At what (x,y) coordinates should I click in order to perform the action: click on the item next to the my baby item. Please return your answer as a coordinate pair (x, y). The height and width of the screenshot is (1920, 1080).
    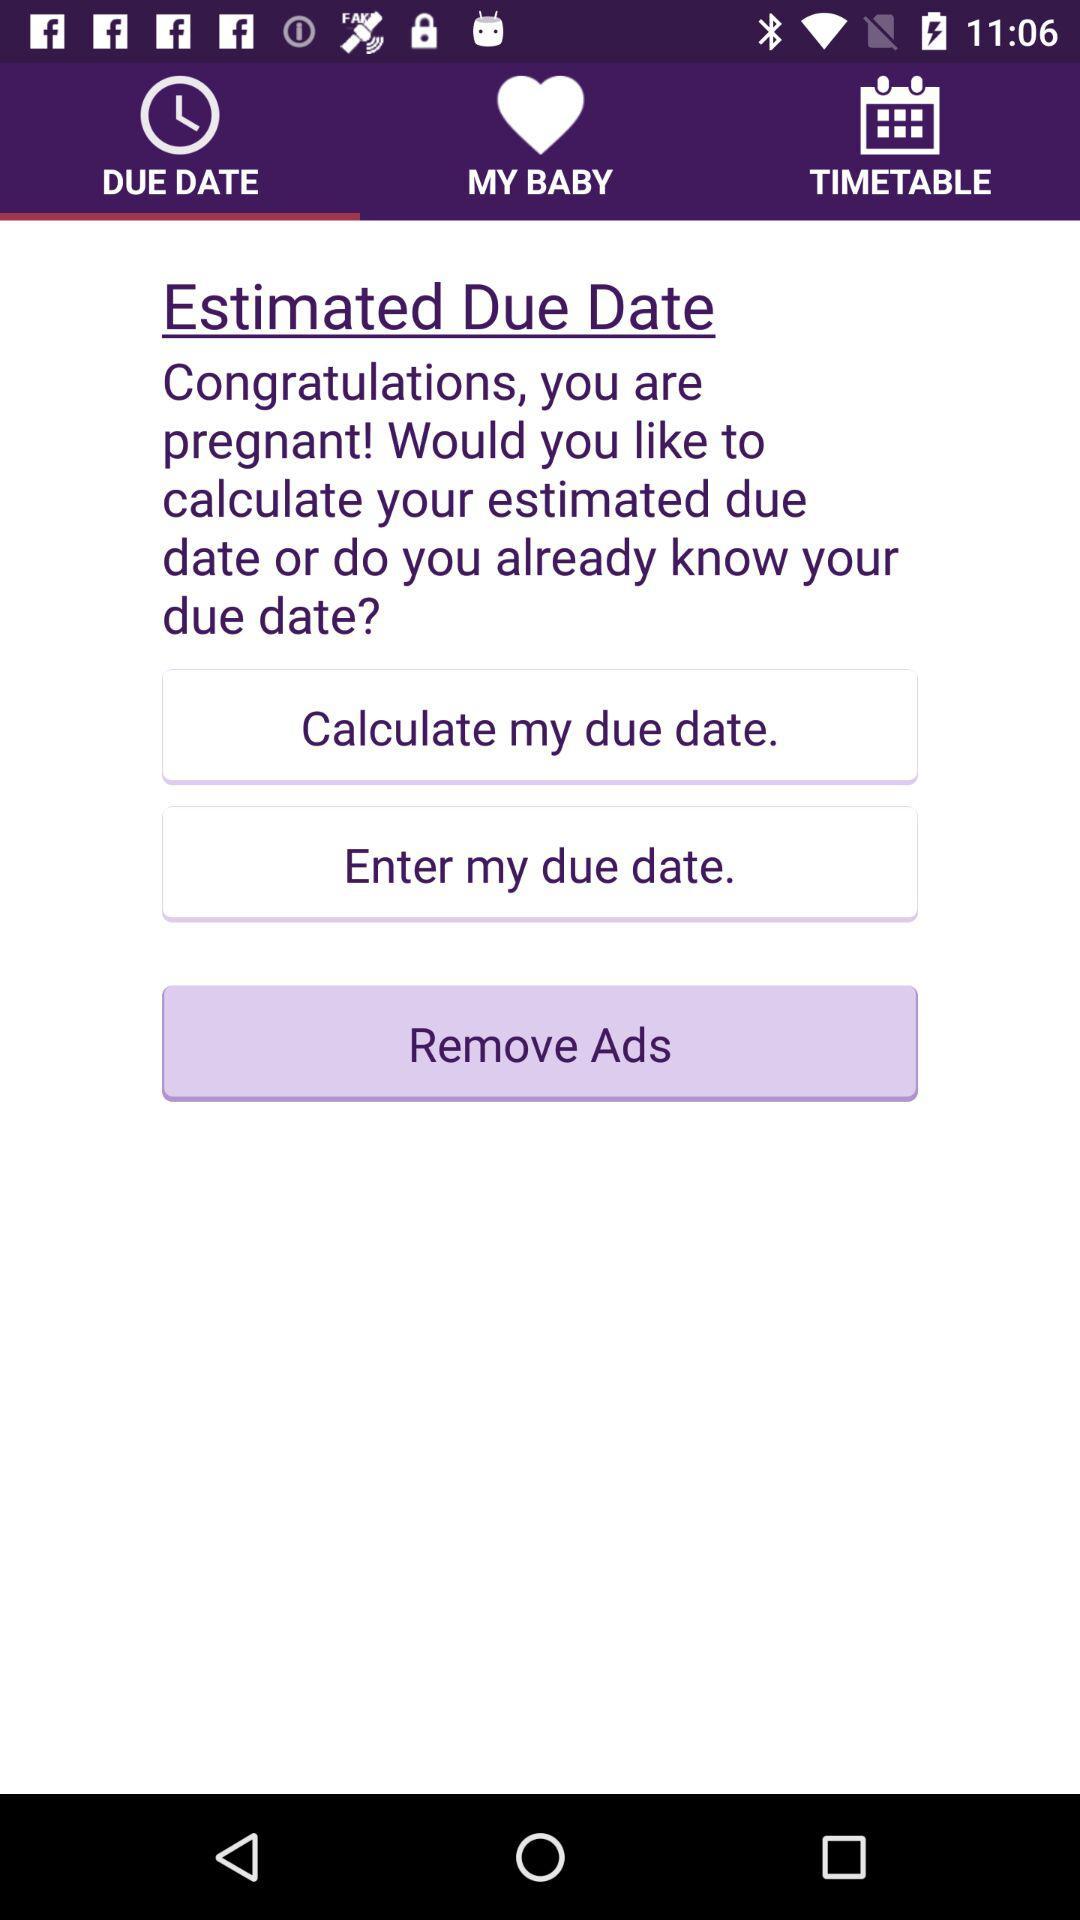
    Looking at the image, I should click on (898, 140).